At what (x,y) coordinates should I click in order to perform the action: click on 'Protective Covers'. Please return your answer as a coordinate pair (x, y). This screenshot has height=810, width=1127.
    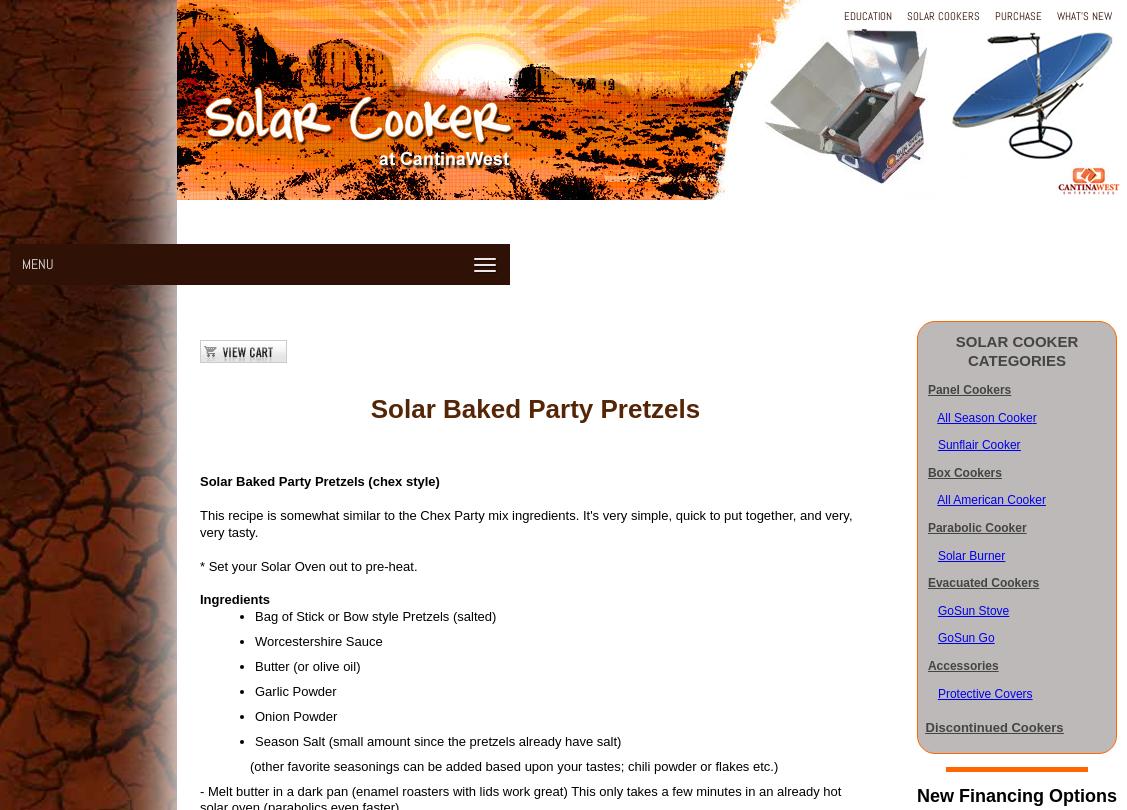
    Looking at the image, I should click on (983, 692).